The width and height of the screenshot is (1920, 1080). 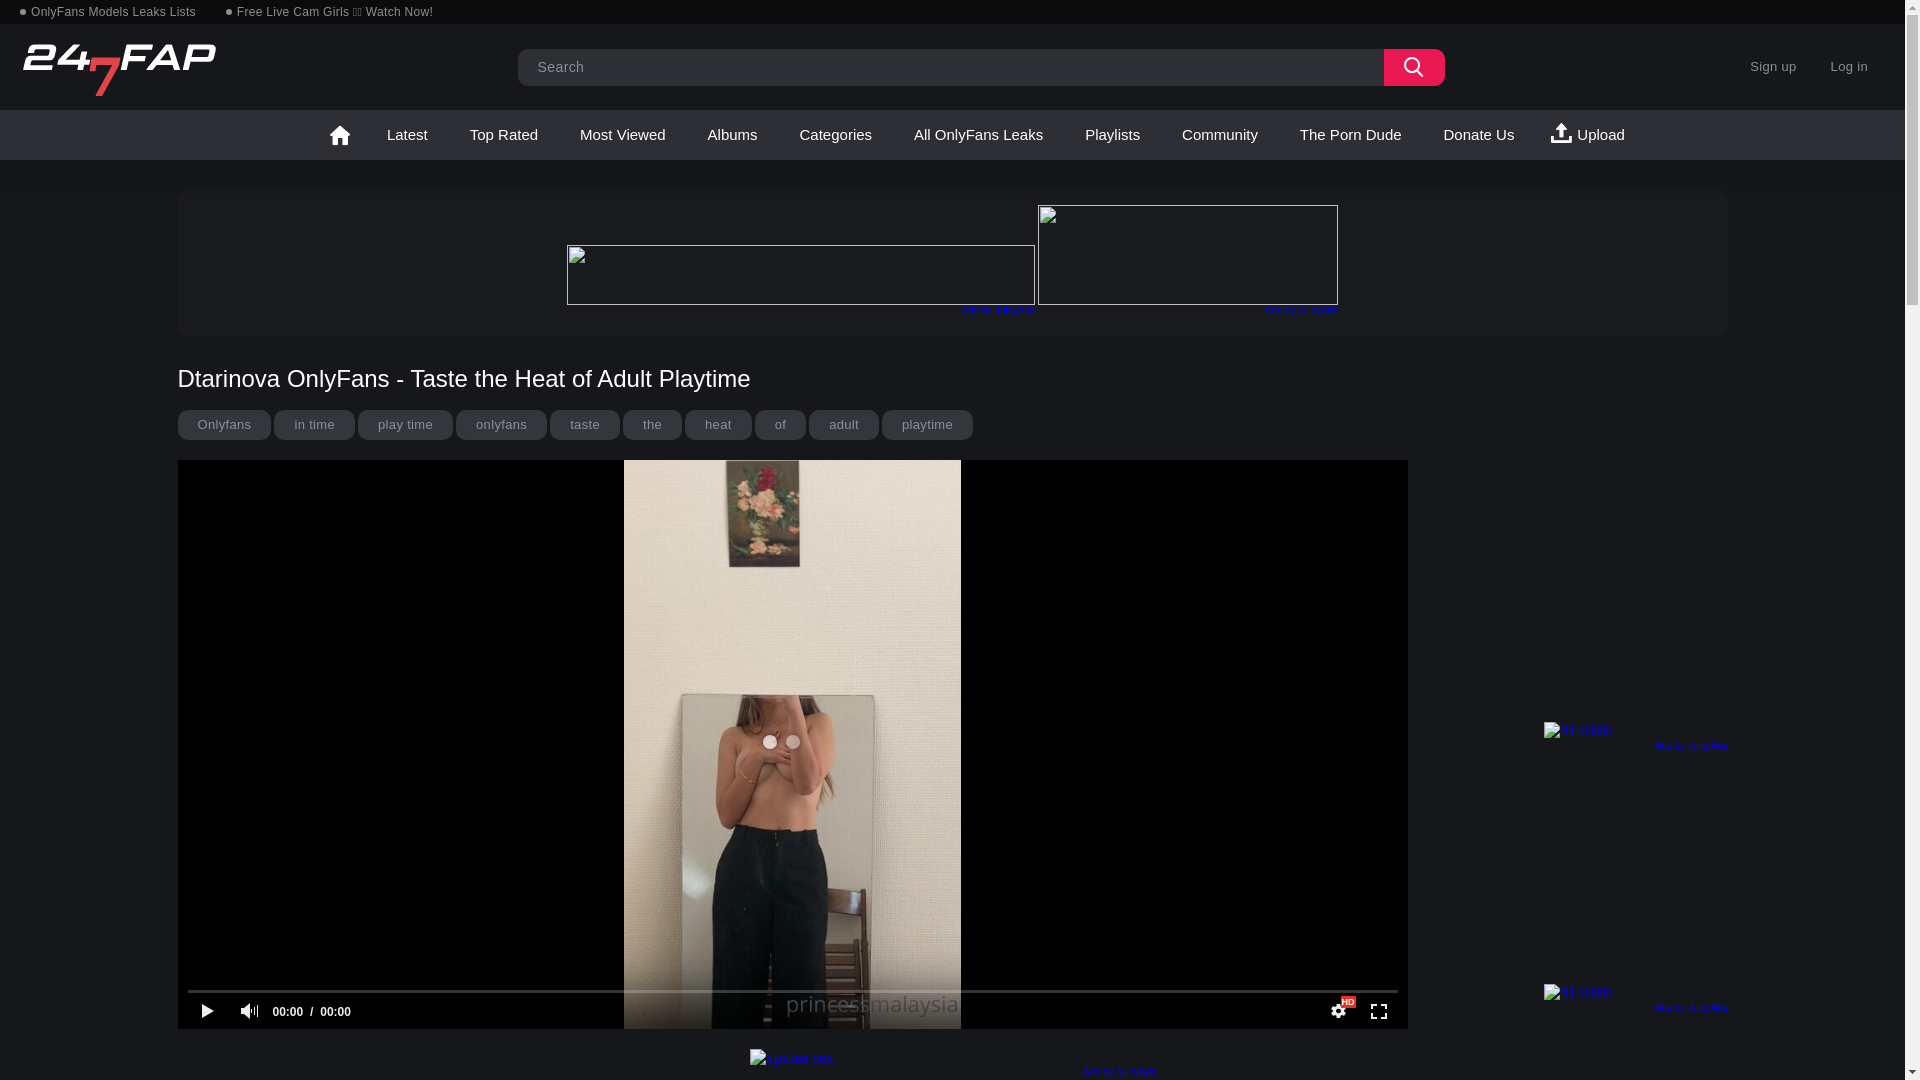 What do you see at coordinates (1479, 135) in the screenshot?
I see `'Donate Us'` at bounding box center [1479, 135].